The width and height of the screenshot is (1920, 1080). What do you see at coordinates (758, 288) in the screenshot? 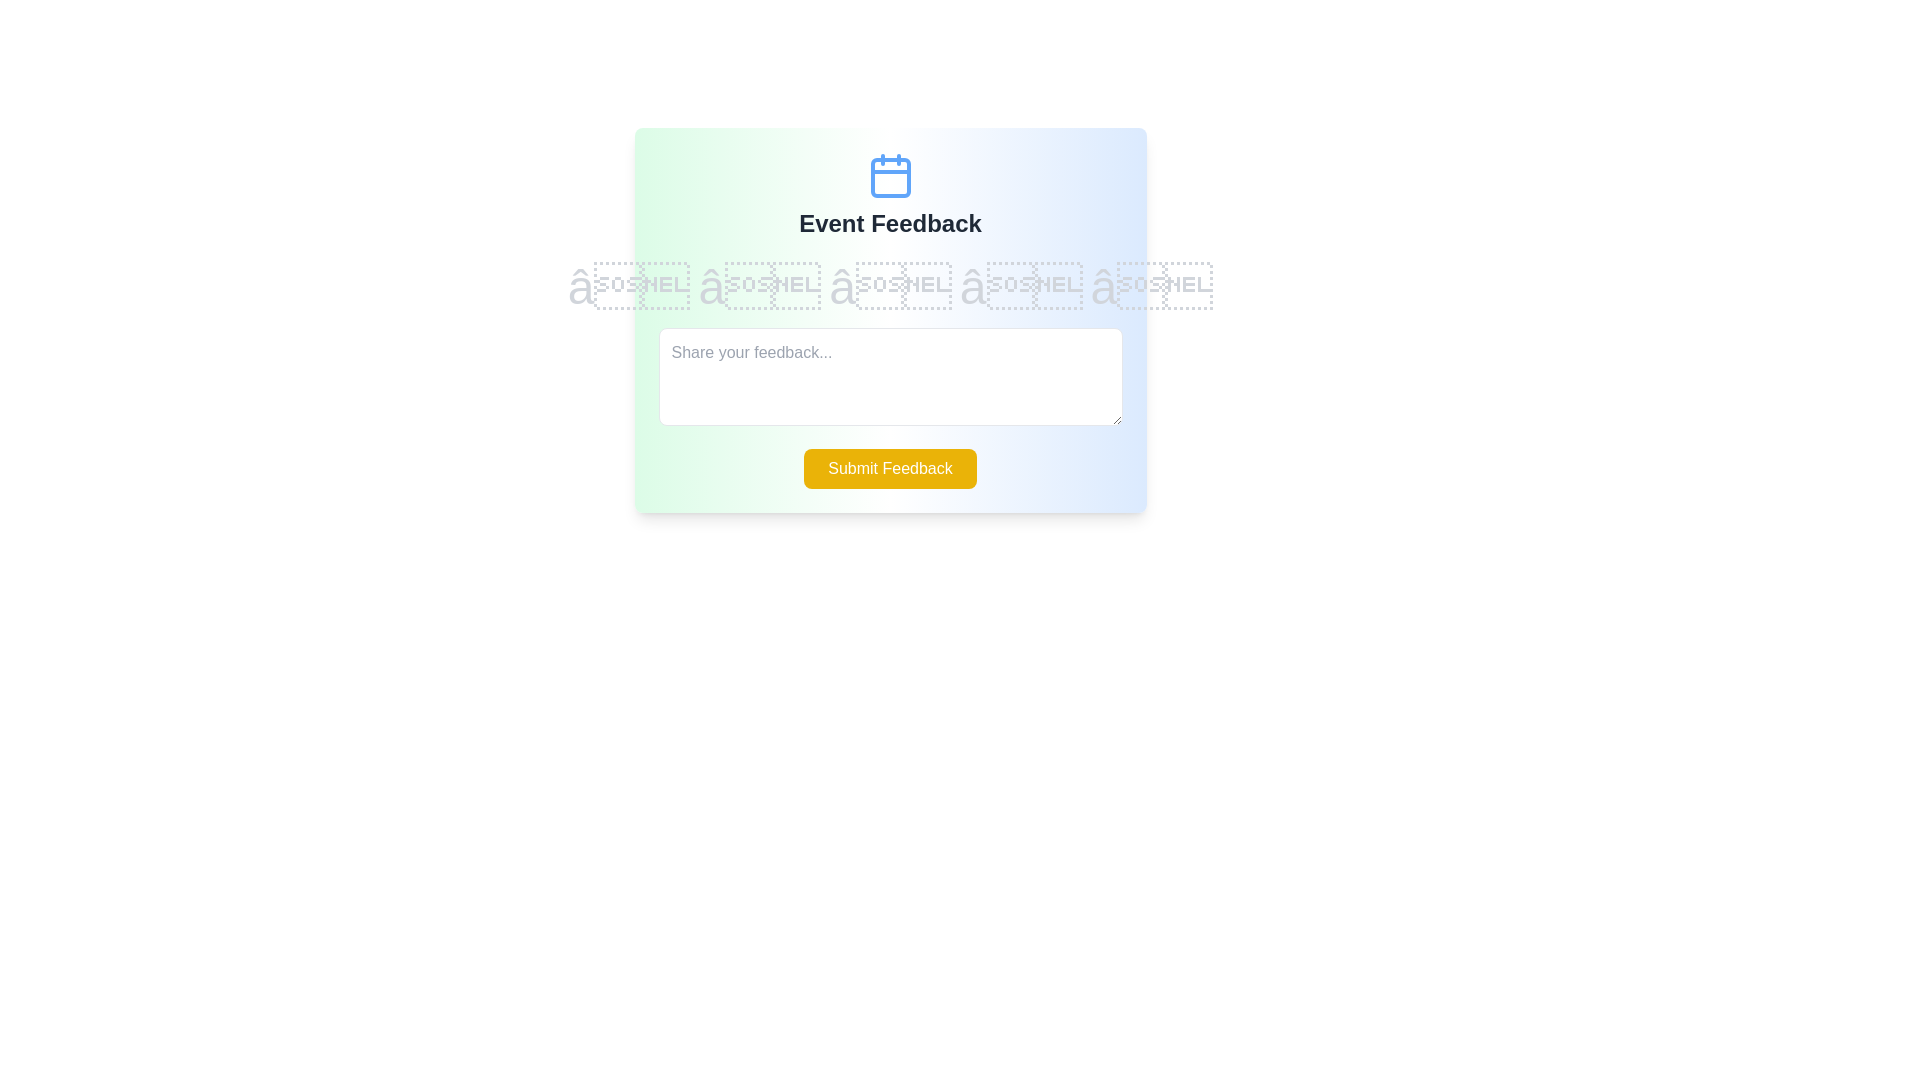
I see `the star corresponding to the desired rating value 2` at bounding box center [758, 288].